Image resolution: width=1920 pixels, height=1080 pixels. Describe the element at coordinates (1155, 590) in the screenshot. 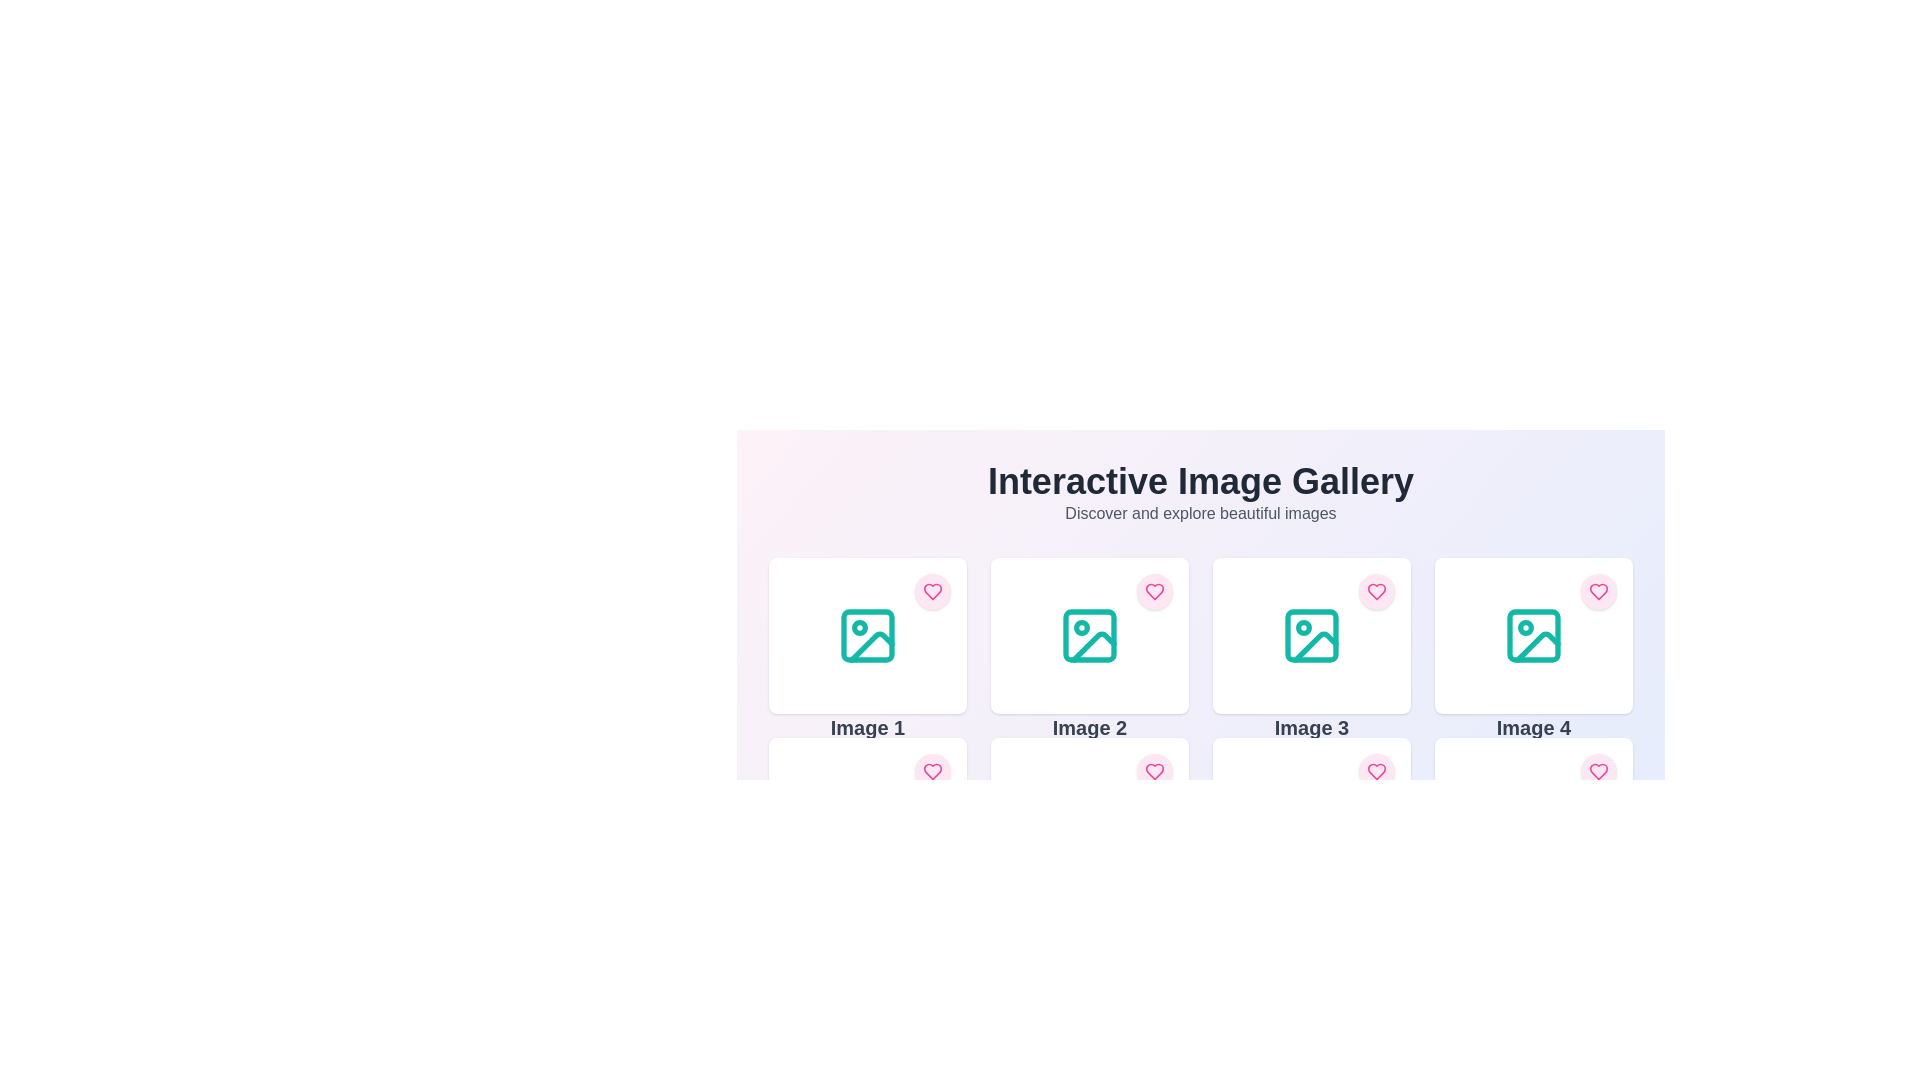

I see `the favorites button located in the top-right corner of the card labeled 'Image 2', which is part of a grid in the second column of the first row` at that location.